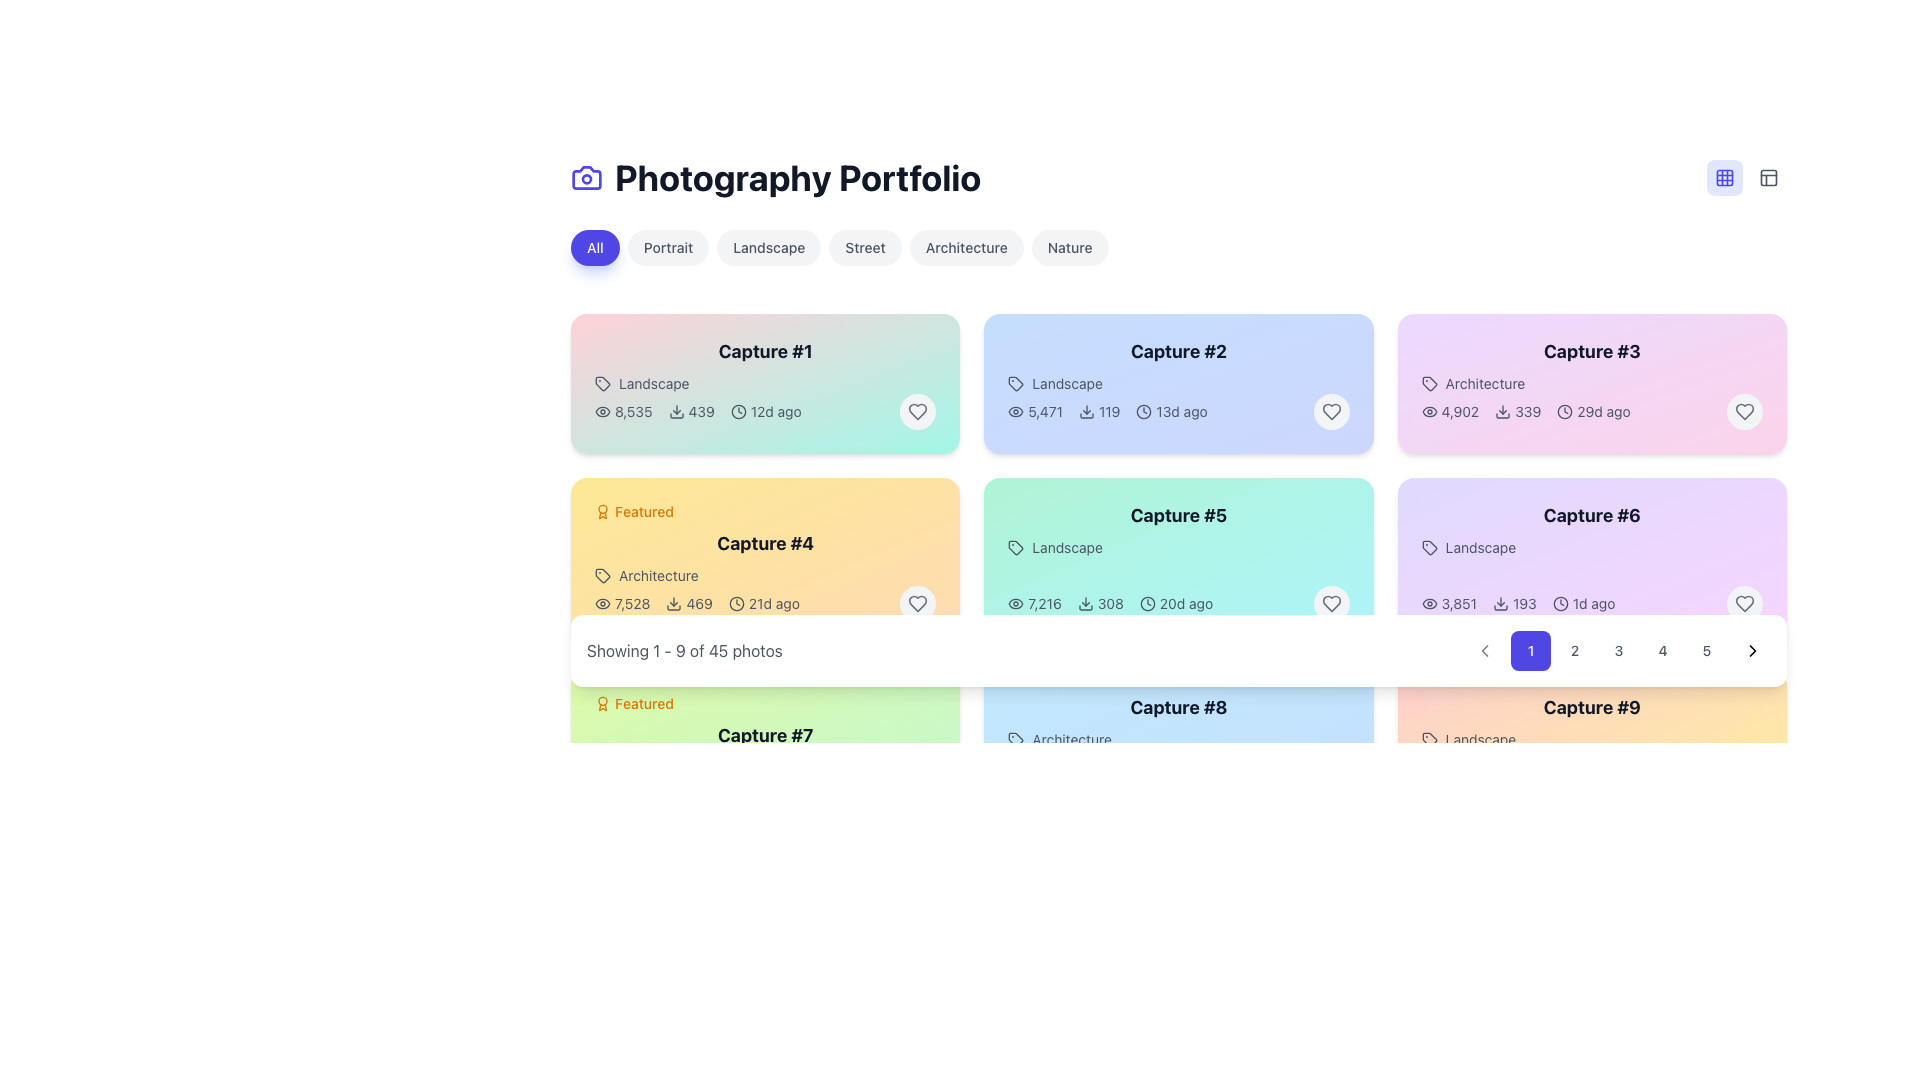 This screenshot has width=1920, height=1080. I want to click on the tag icon that signifies the 'Landscape' label in the details of the second photo card in the second row of the portfolio grid, so click(1016, 384).